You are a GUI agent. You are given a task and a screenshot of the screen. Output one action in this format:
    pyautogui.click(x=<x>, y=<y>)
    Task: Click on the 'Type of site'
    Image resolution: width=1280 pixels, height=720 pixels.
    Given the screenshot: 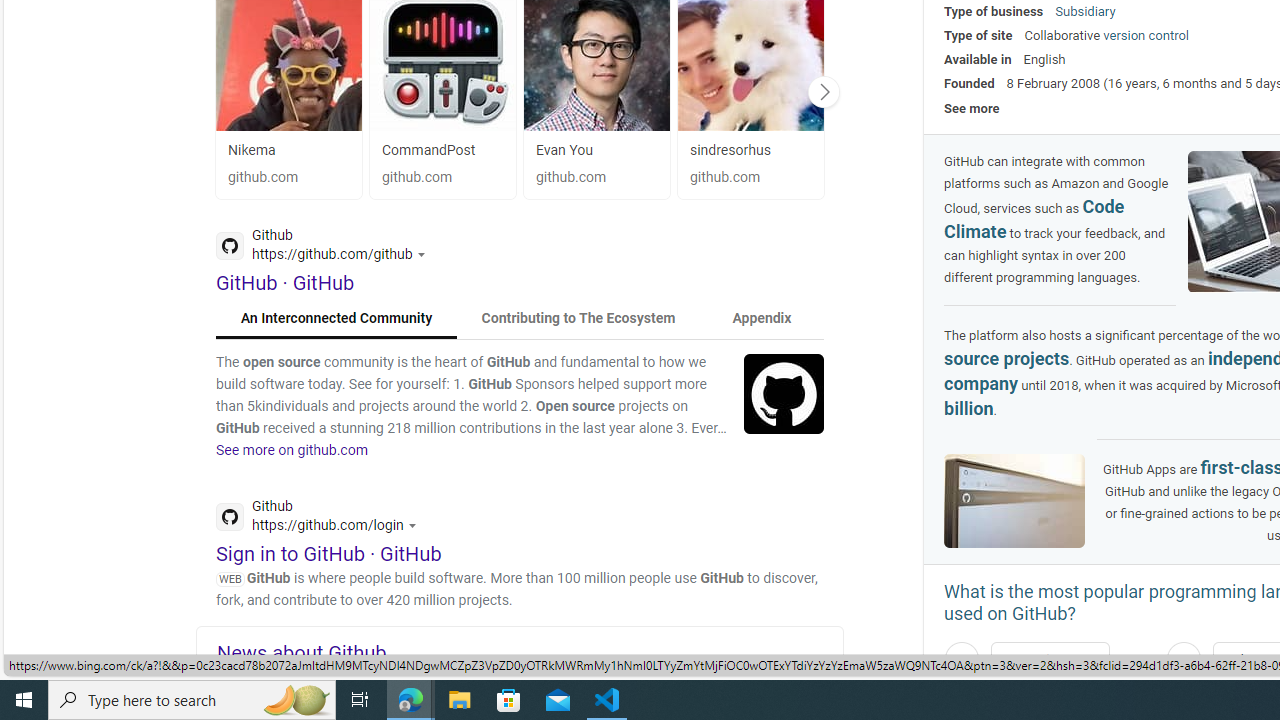 What is the action you would take?
    pyautogui.click(x=978, y=35)
    